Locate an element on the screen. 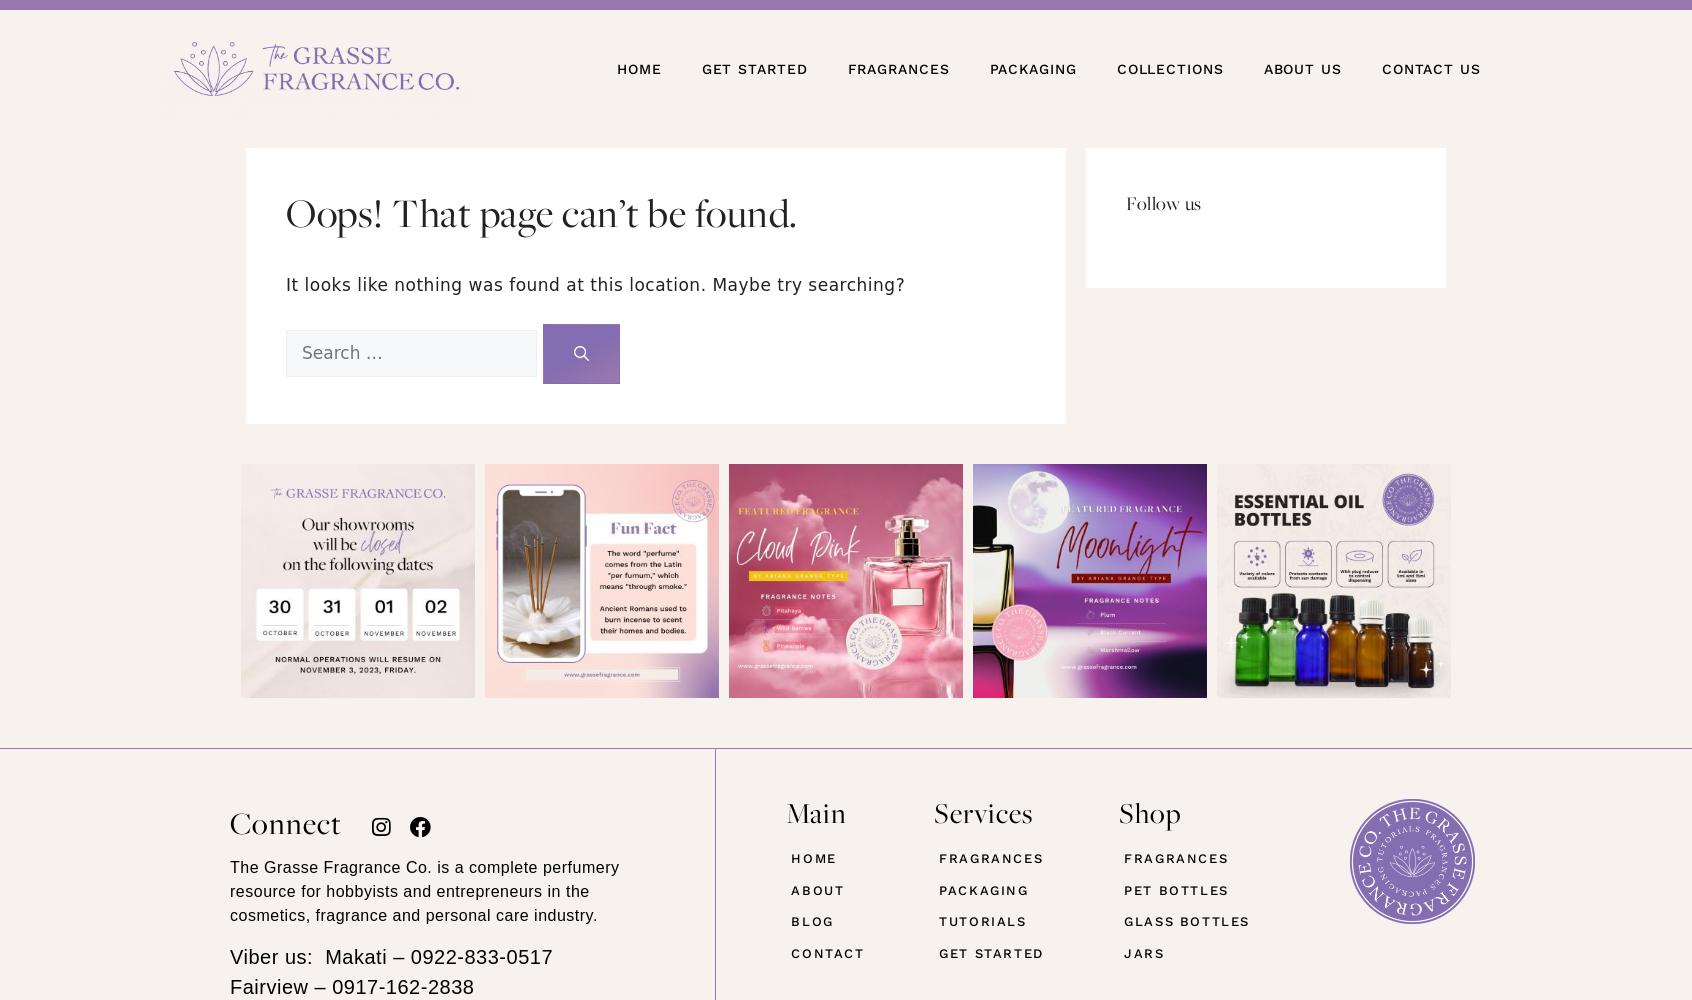 This screenshot has width=1692, height=1000. 'Tutorials' is located at coordinates (982, 921).